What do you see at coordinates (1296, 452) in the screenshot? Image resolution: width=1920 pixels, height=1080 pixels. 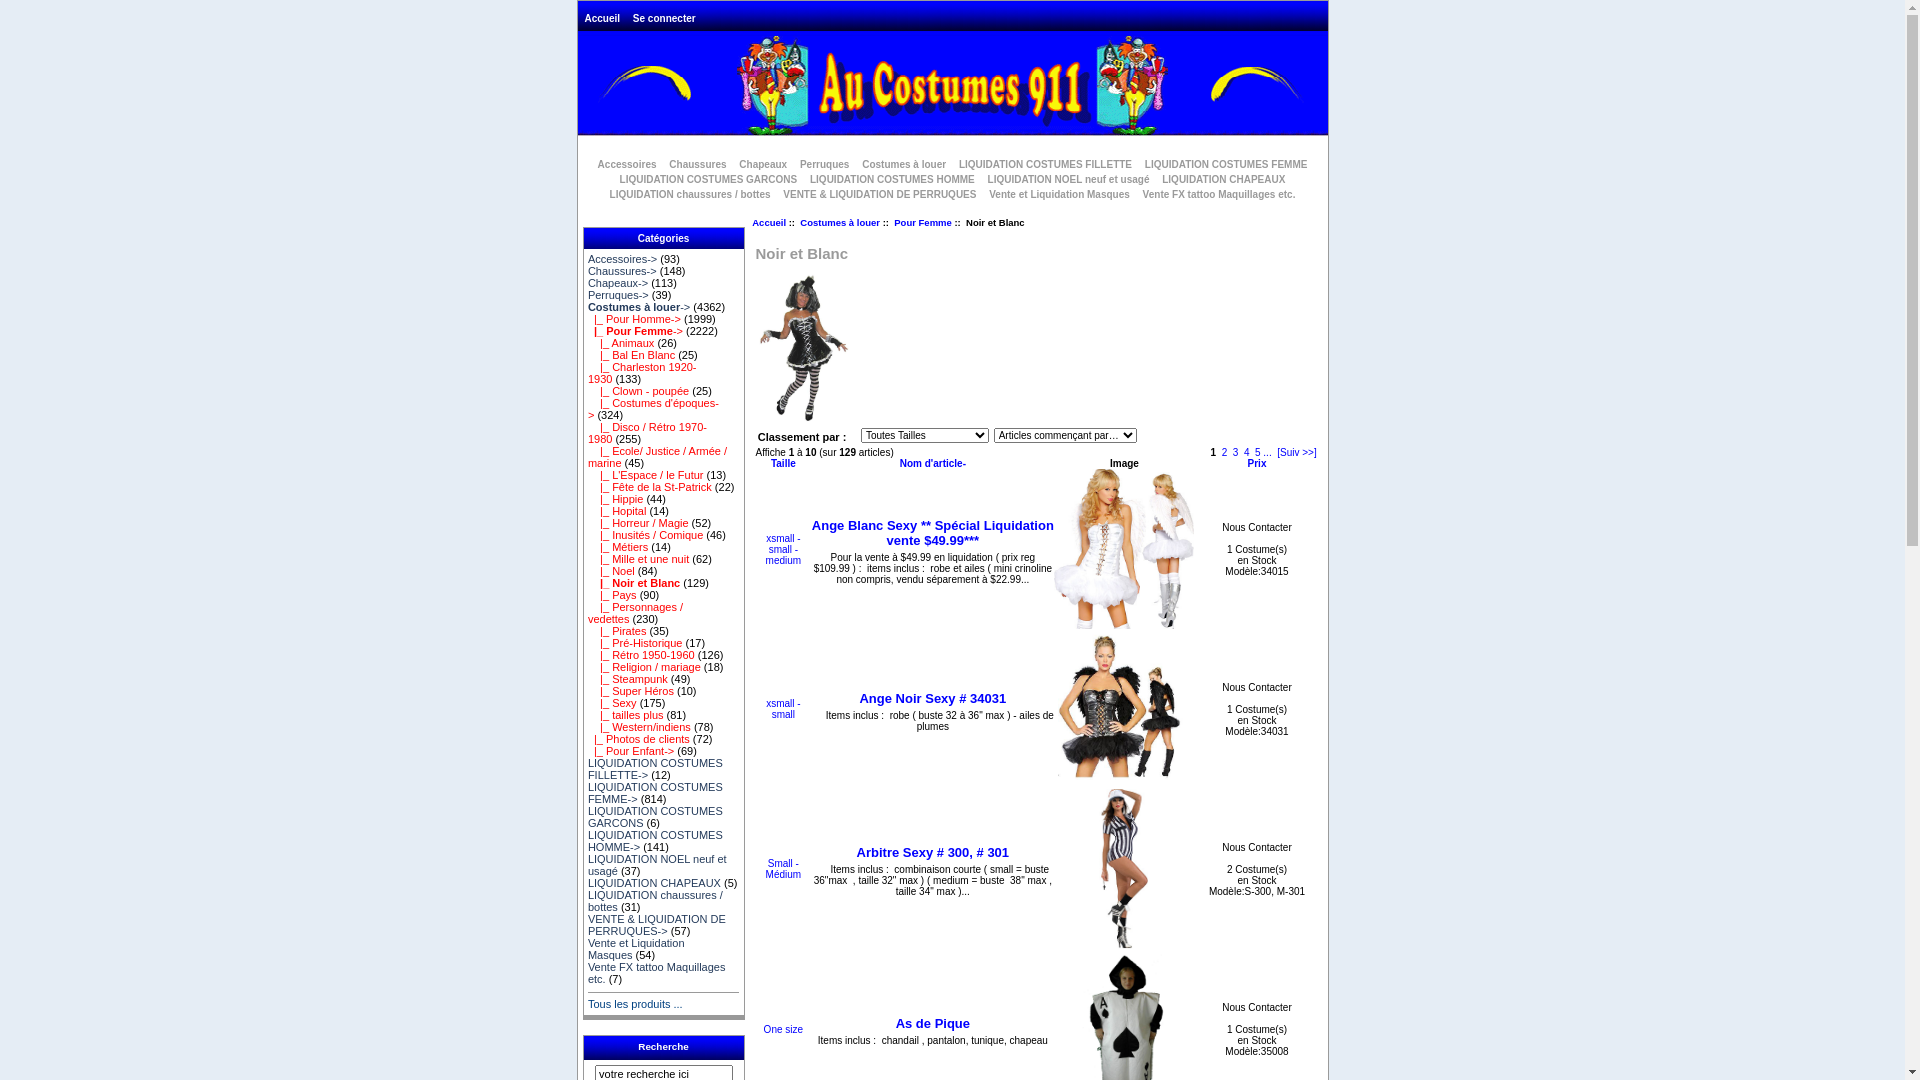 I see `'[Suiv >>]'` at bounding box center [1296, 452].